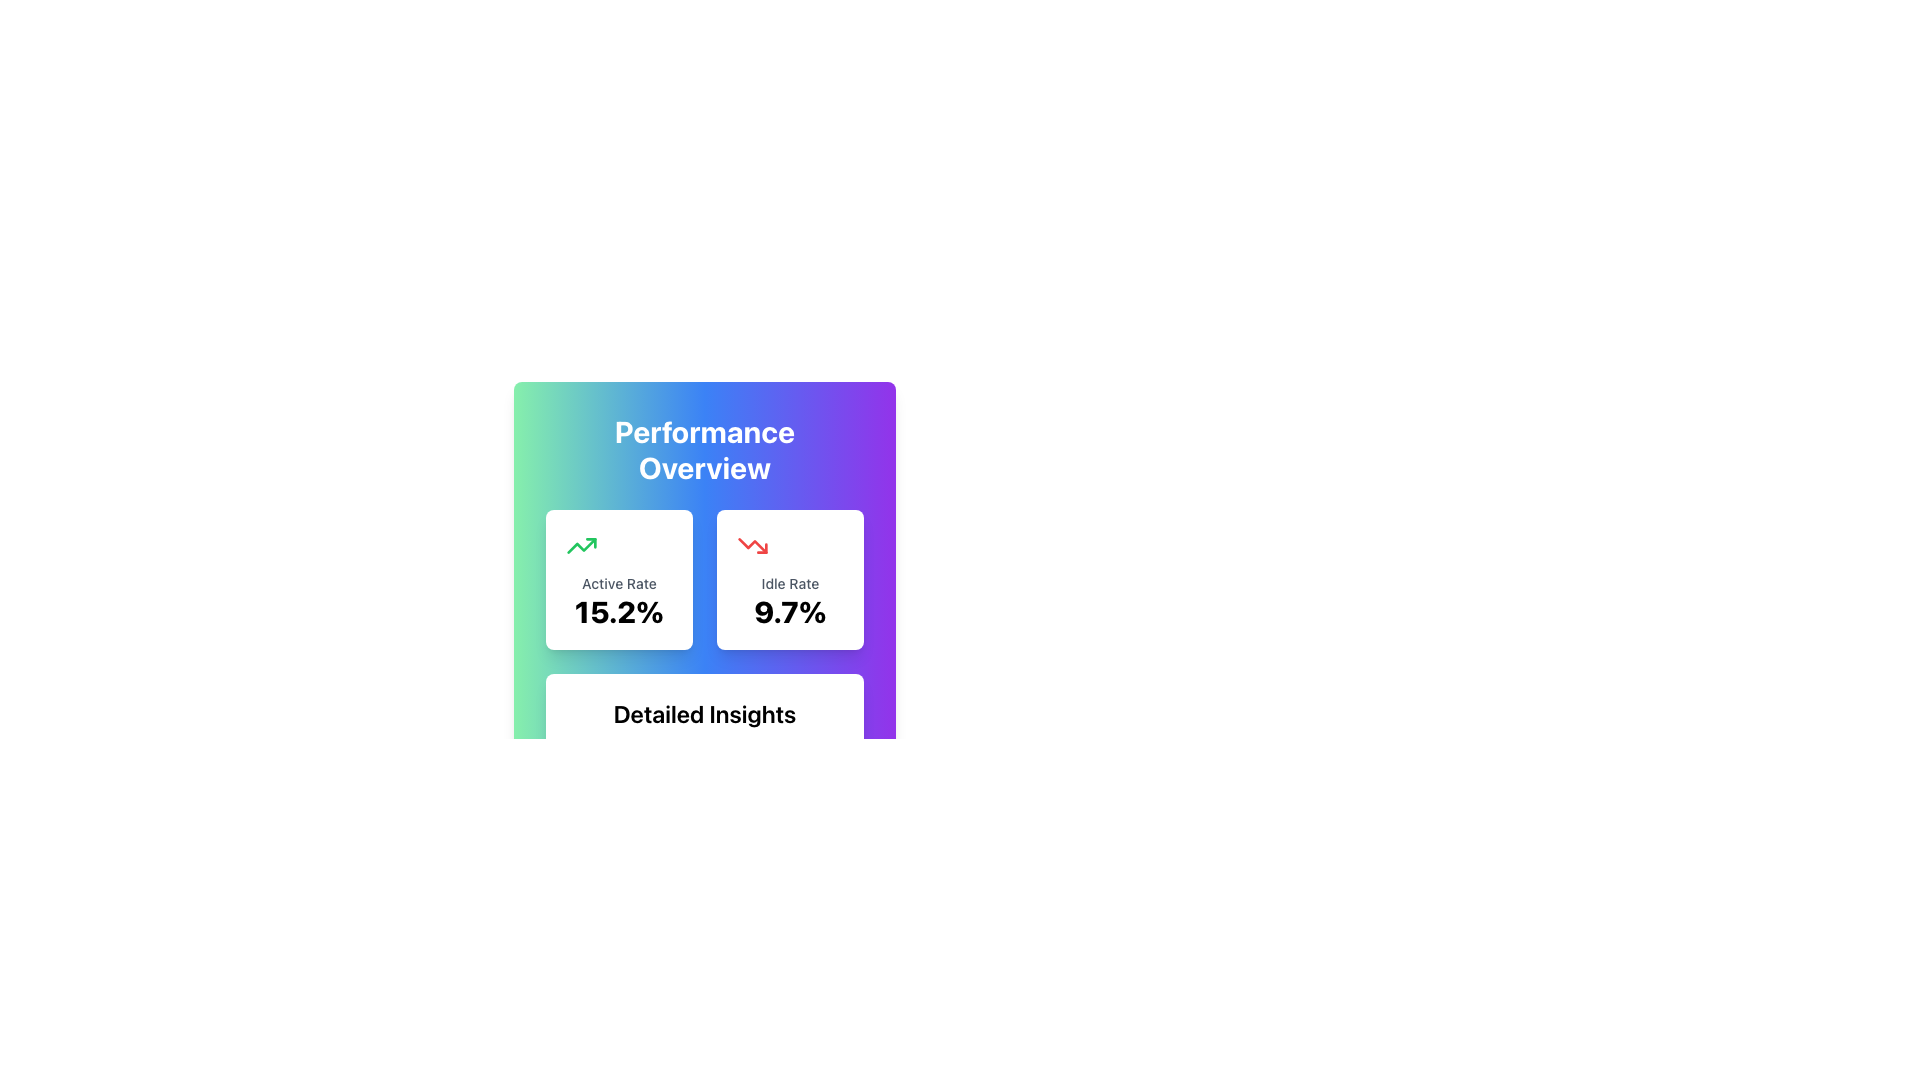  What do you see at coordinates (789, 583) in the screenshot?
I see `the 'Idle Rate' text label located at the top-right of the card, beneath the red trend arrow icon and above the '9.7%' text` at bounding box center [789, 583].